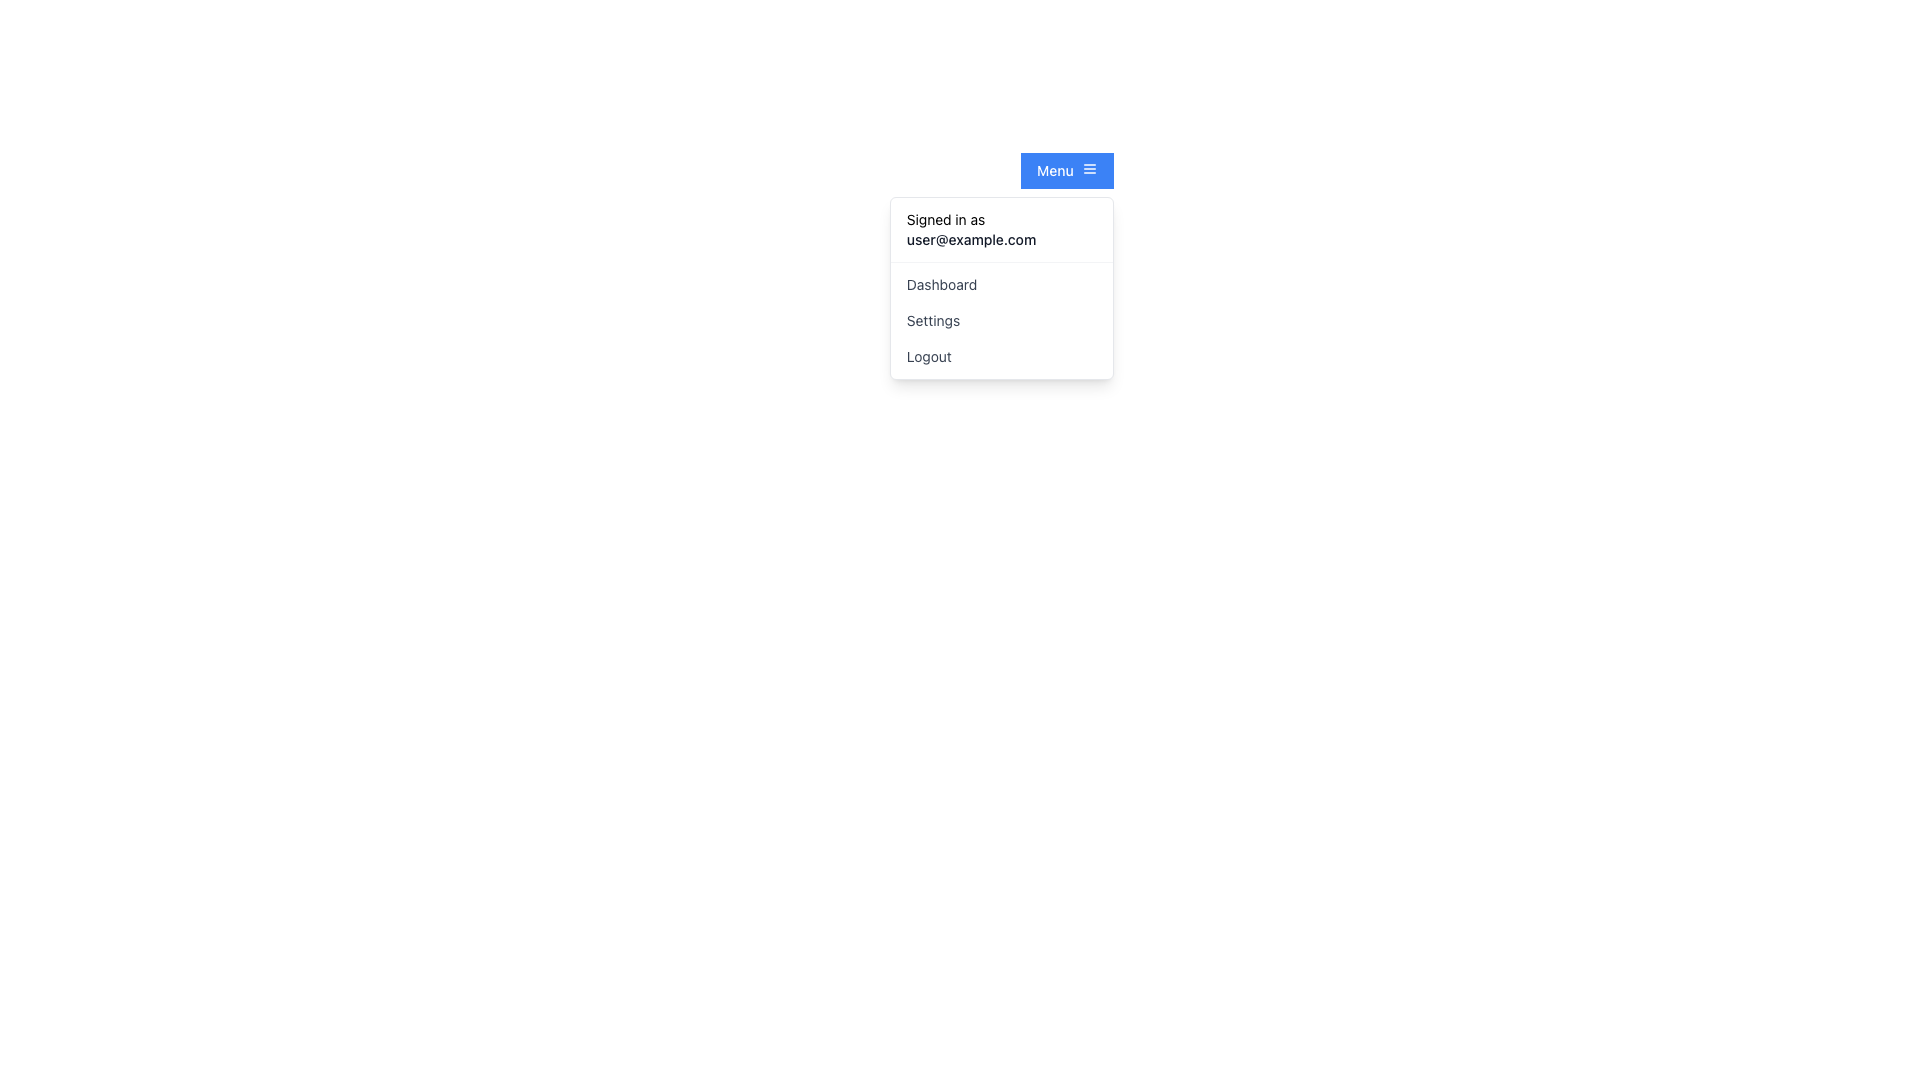  What do you see at coordinates (1066, 169) in the screenshot?
I see `the toggle button located at the top-right of the white dropdown menu` at bounding box center [1066, 169].